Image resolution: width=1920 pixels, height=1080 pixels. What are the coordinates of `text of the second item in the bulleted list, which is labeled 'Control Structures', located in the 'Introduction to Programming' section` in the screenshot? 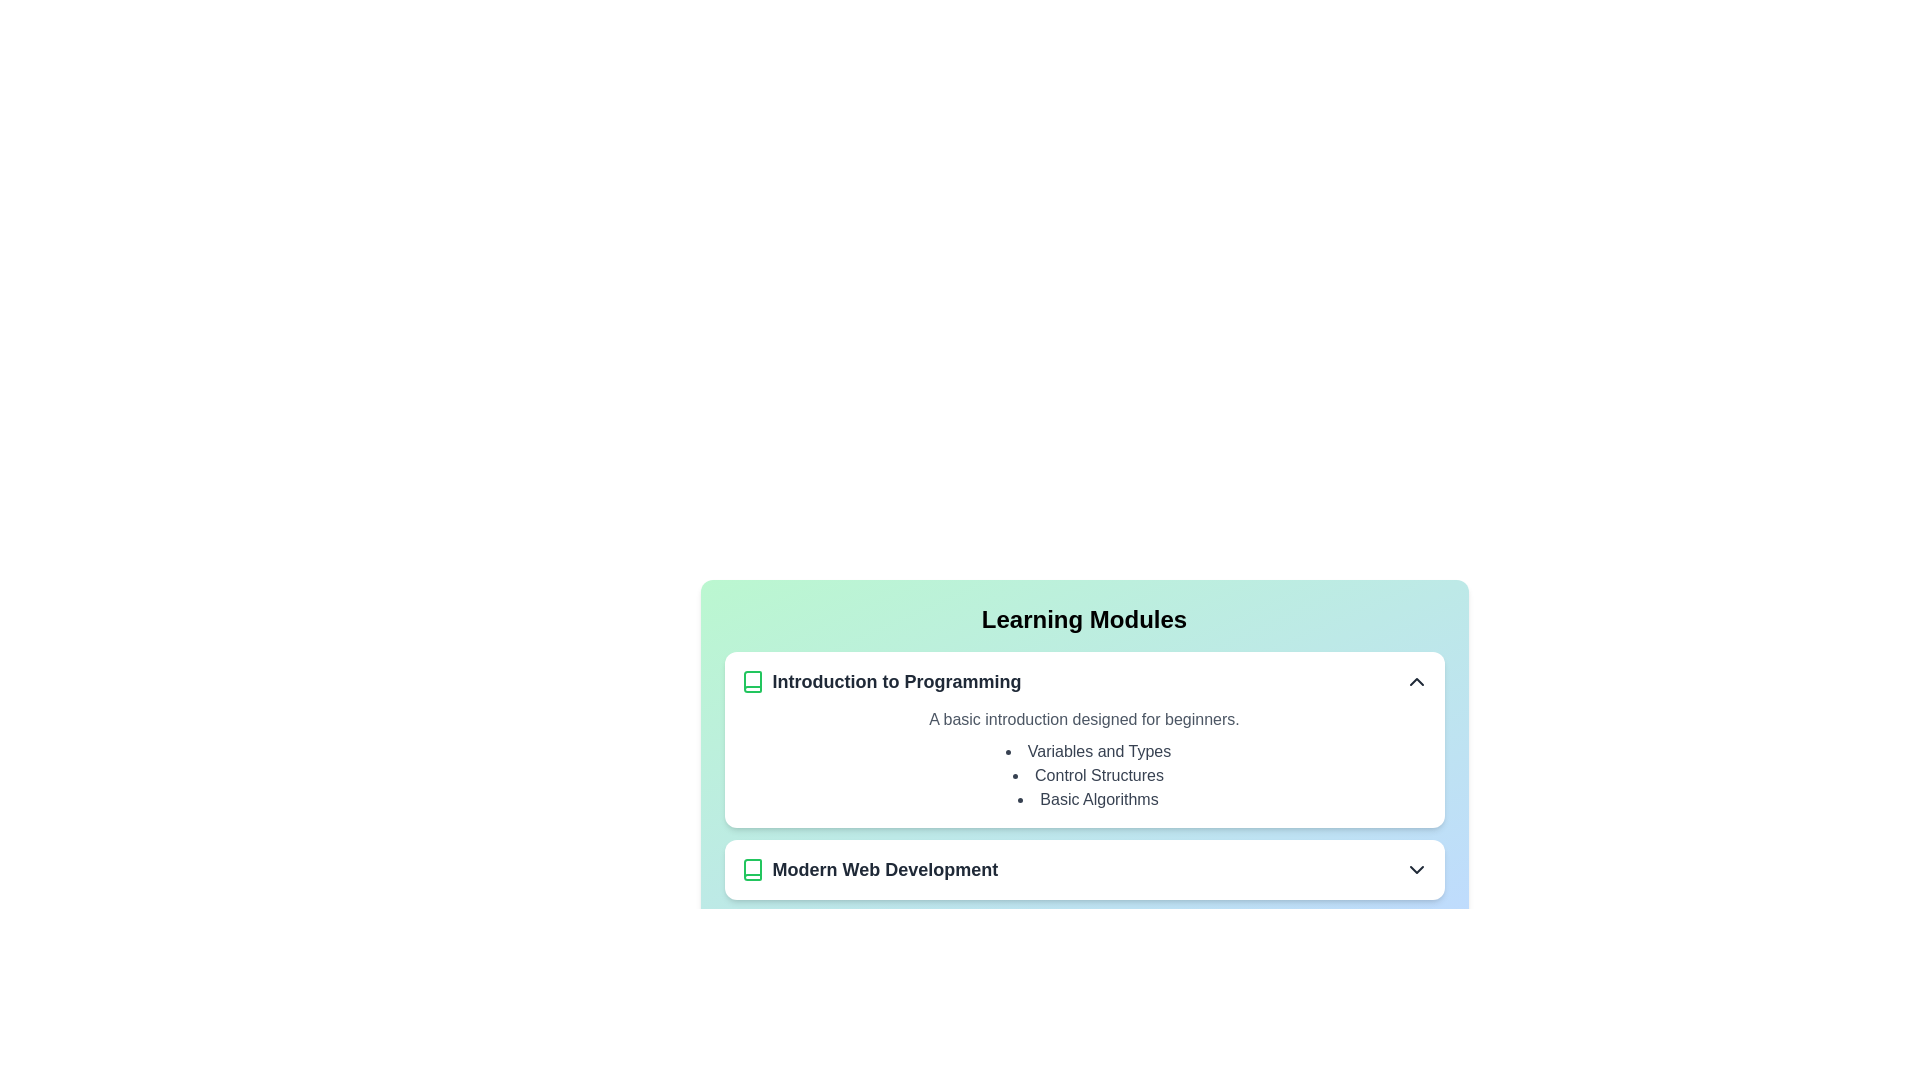 It's located at (1083, 774).